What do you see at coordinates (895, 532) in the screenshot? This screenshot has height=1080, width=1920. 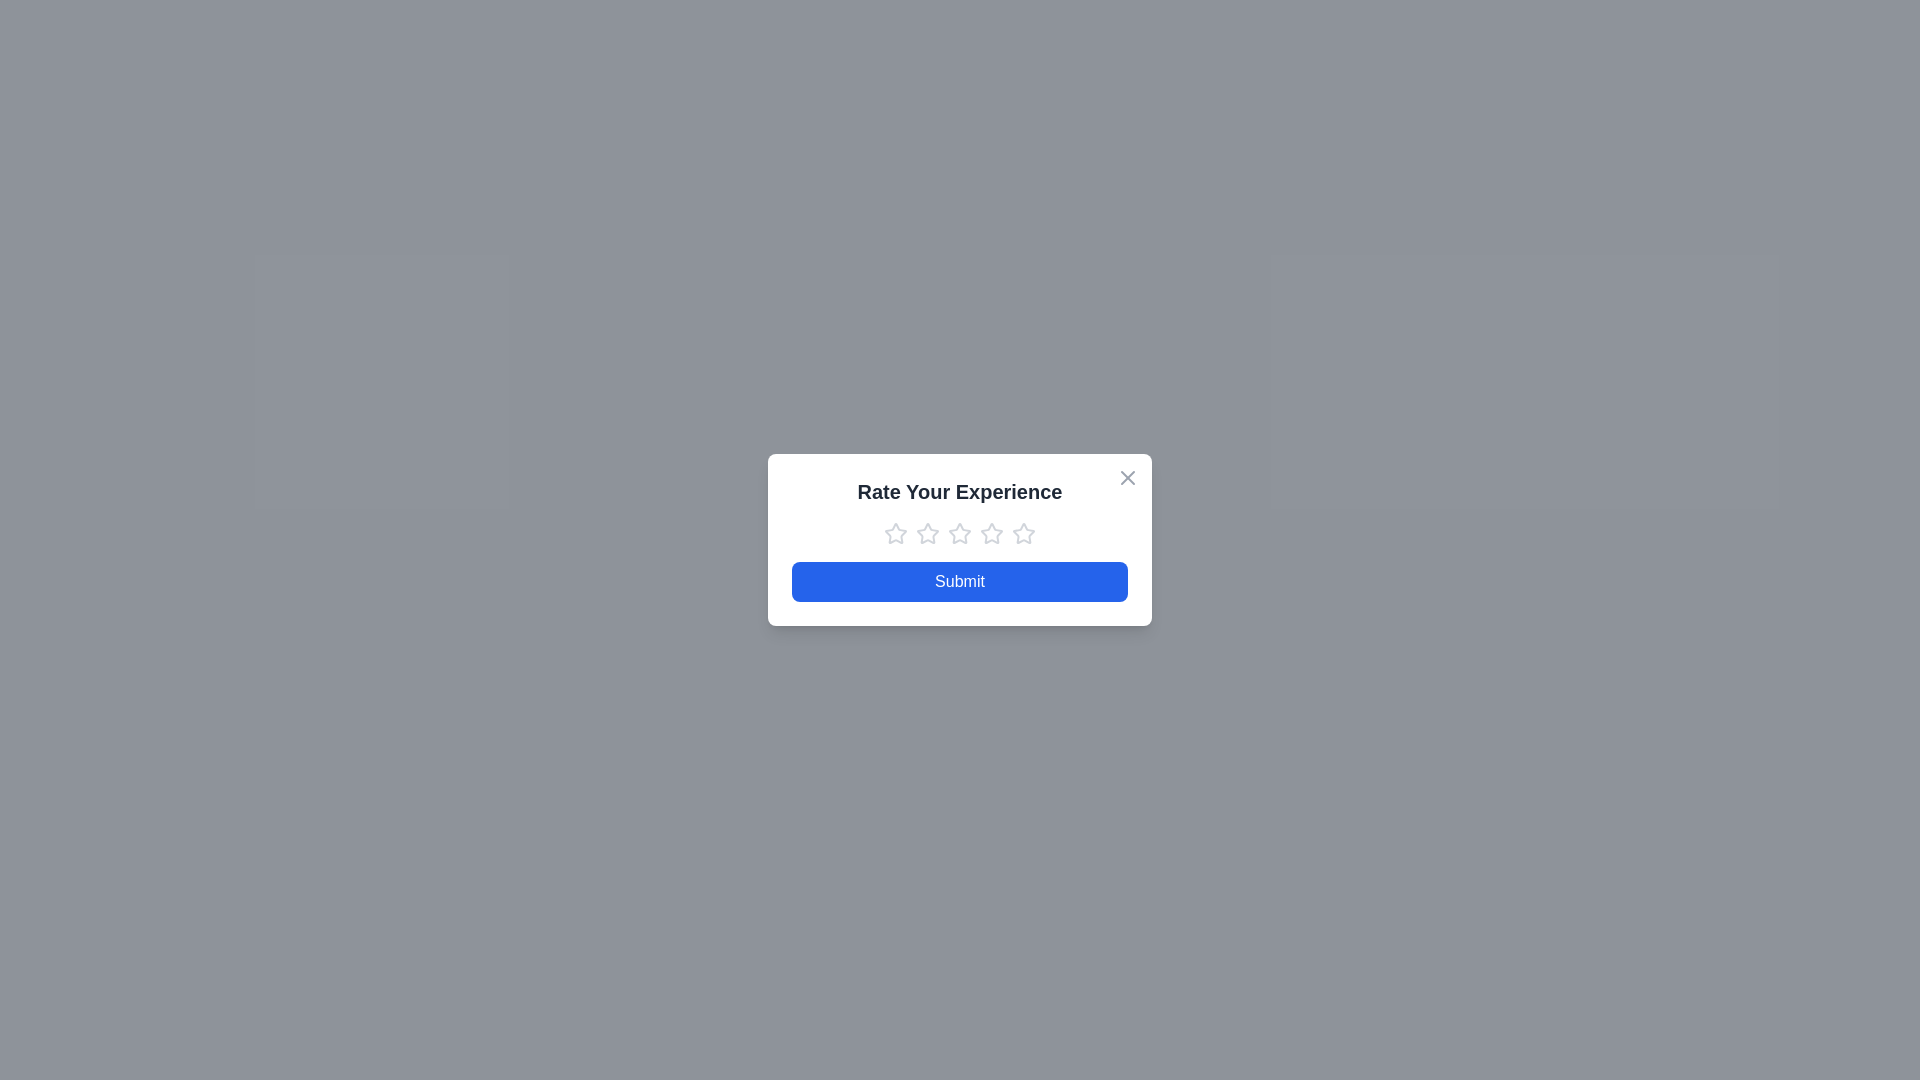 I see `the star corresponding to 1 to preview the rating` at bounding box center [895, 532].